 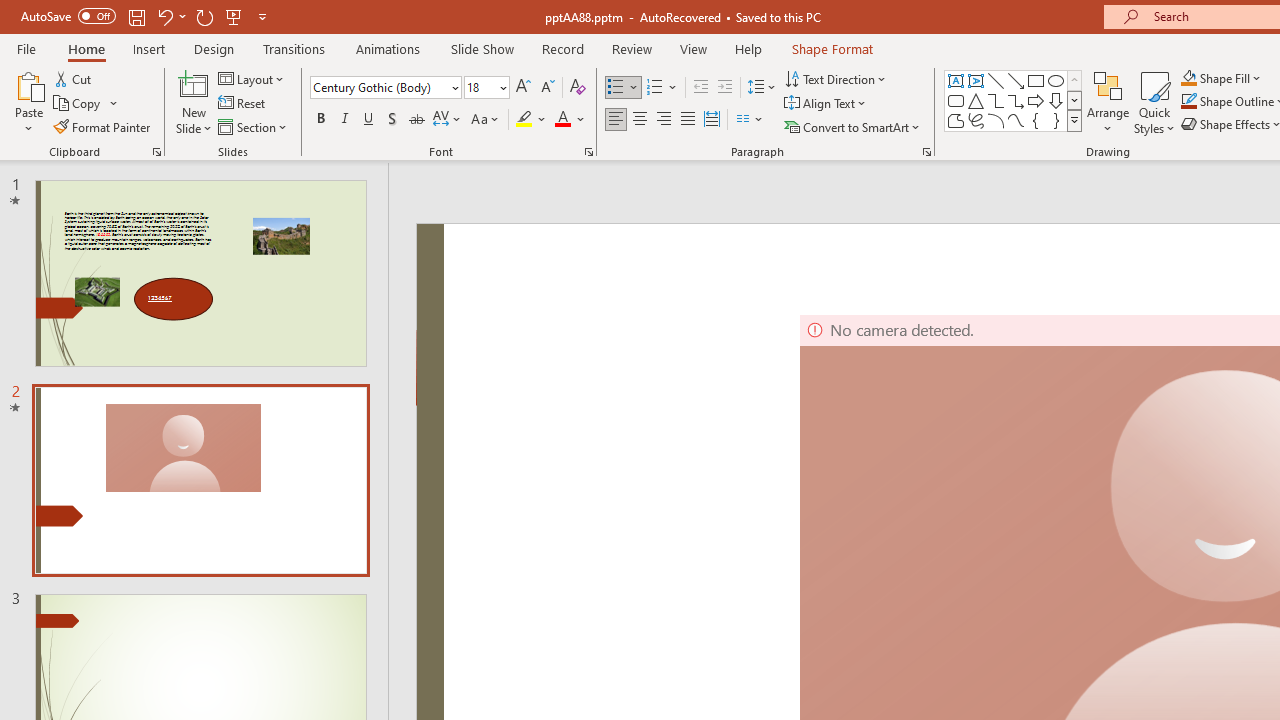 What do you see at coordinates (1189, 77) in the screenshot?
I see `'Shape Fill Aqua, Accent 2'` at bounding box center [1189, 77].